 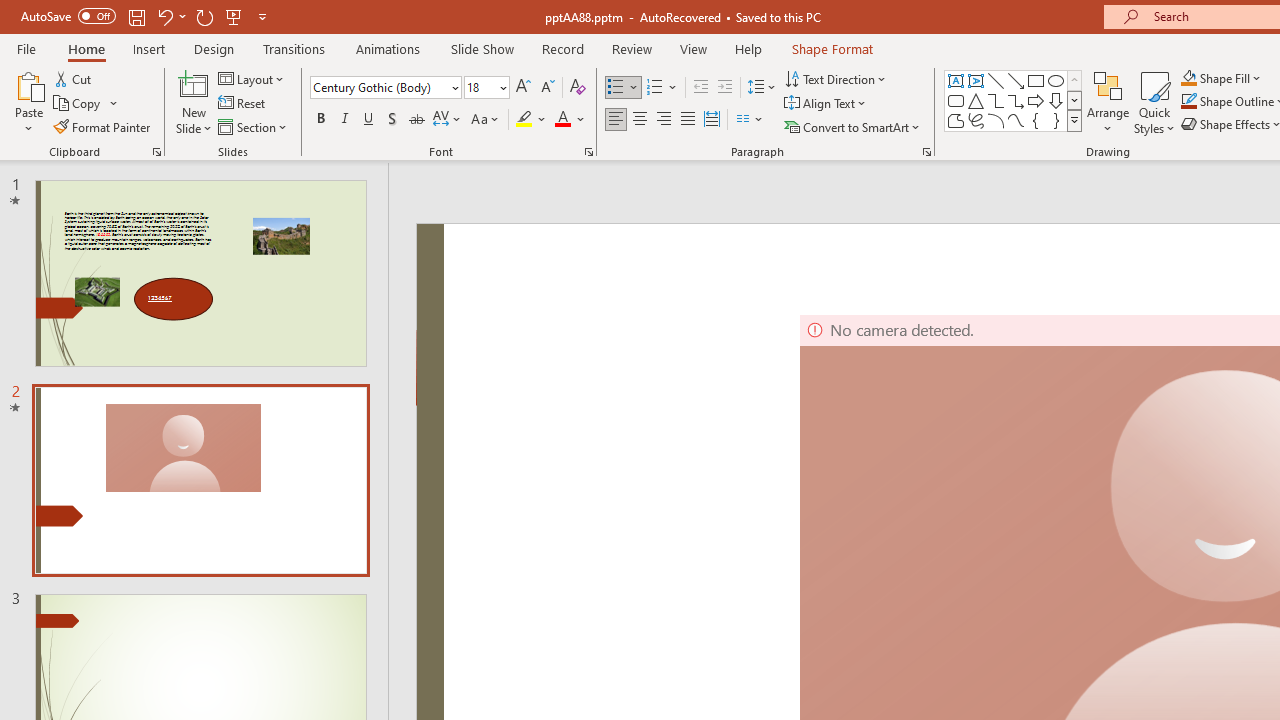 What do you see at coordinates (1189, 77) in the screenshot?
I see `'Shape Fill Aqua, Accent 2'` at bounding box center [1189, 77].